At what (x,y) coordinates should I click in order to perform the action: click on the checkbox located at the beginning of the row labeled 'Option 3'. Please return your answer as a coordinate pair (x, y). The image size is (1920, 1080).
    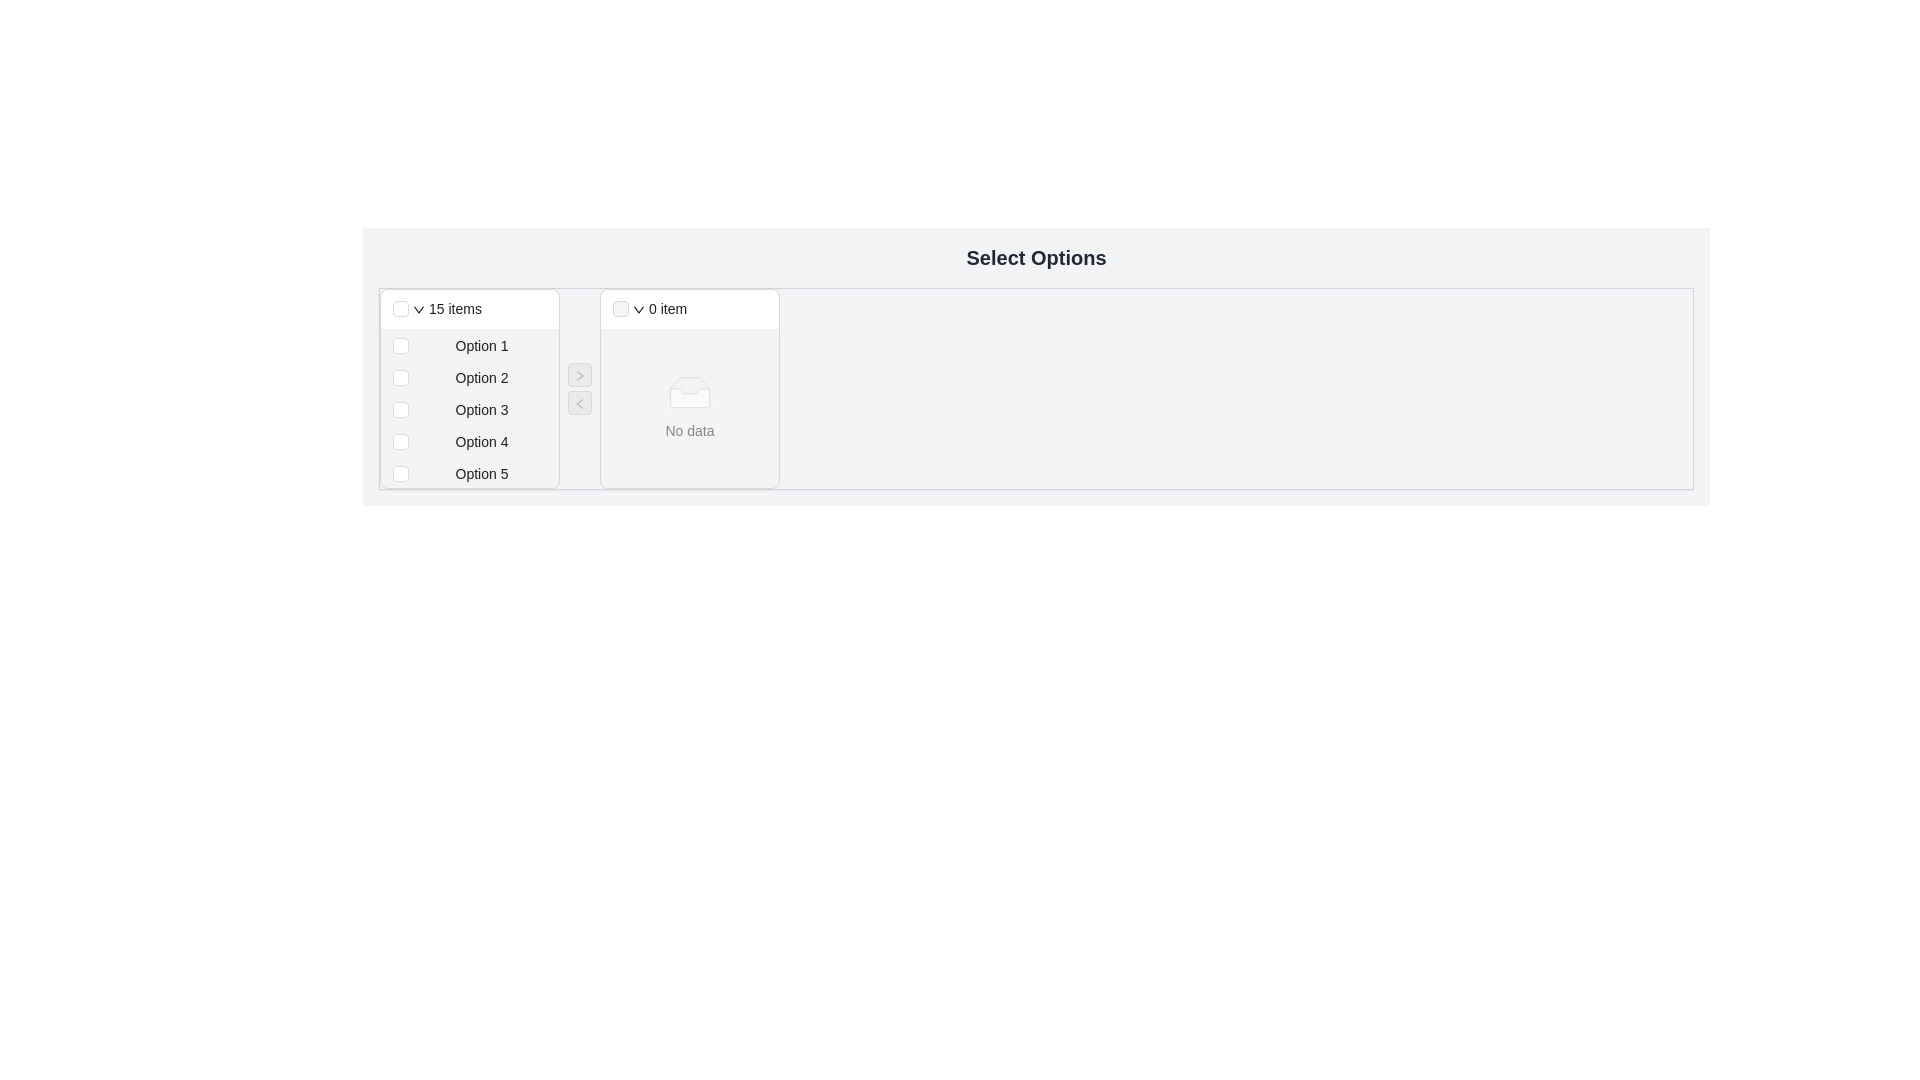
    Looking at the image, I should click on (400, 408).